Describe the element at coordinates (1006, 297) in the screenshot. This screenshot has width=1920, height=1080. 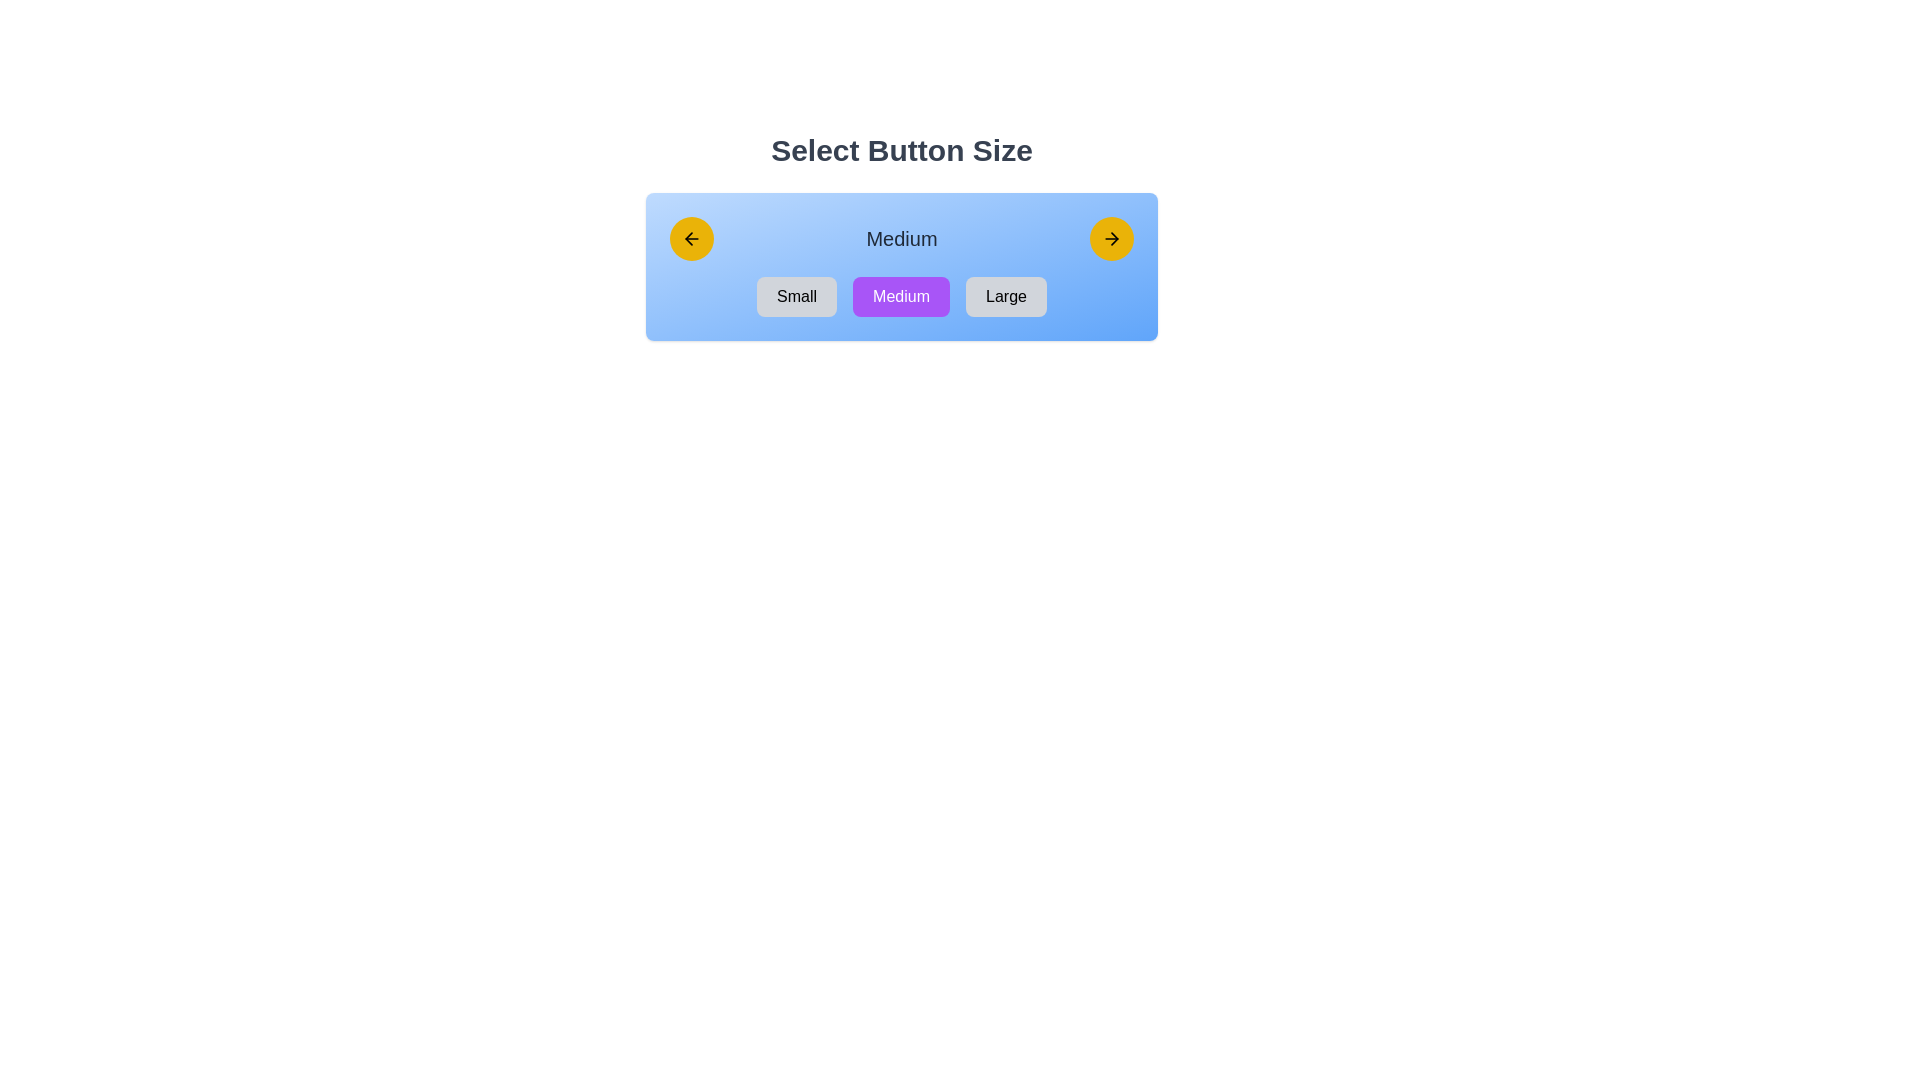
I see `the 'Large' button with rounded edges and black text` at that location.